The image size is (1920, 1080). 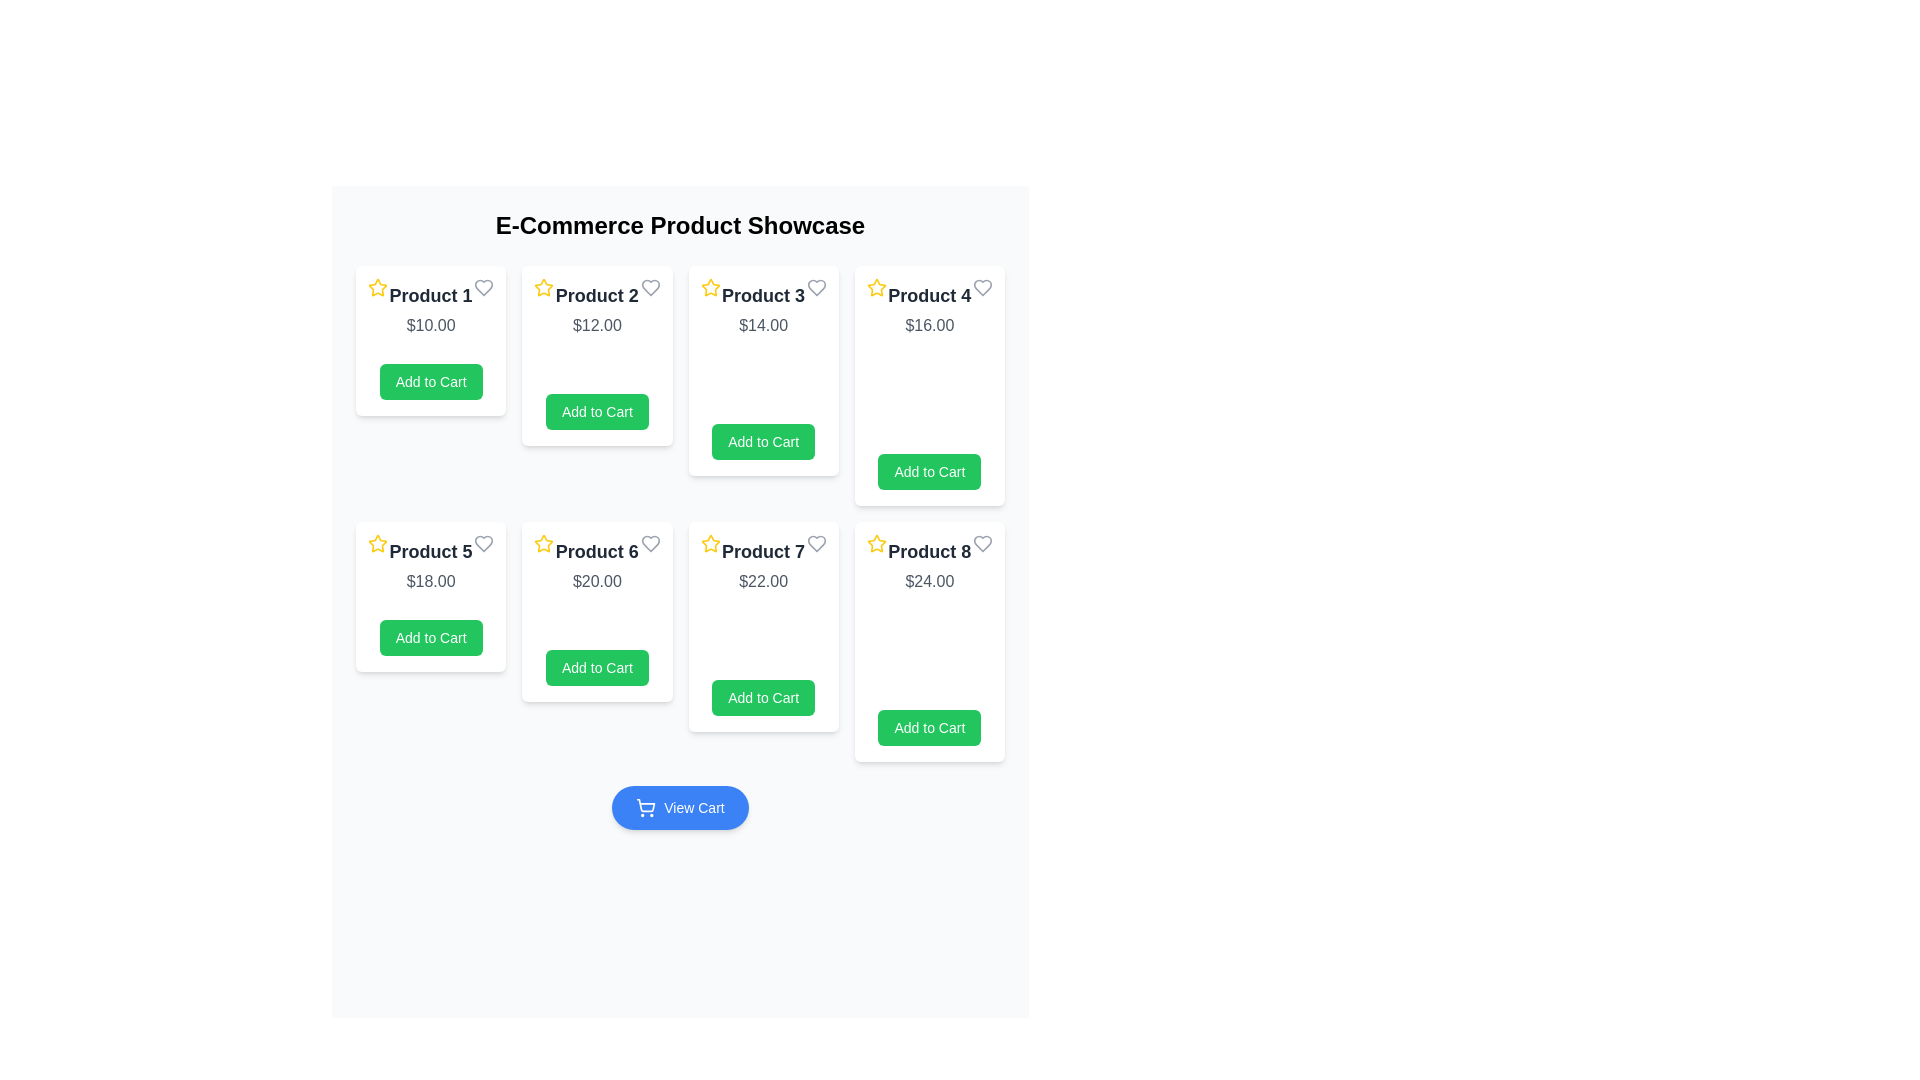 I want to click on the yellow star-shaped icon to rate 'Product 7' as a favorite, so click(x=710, y=543).